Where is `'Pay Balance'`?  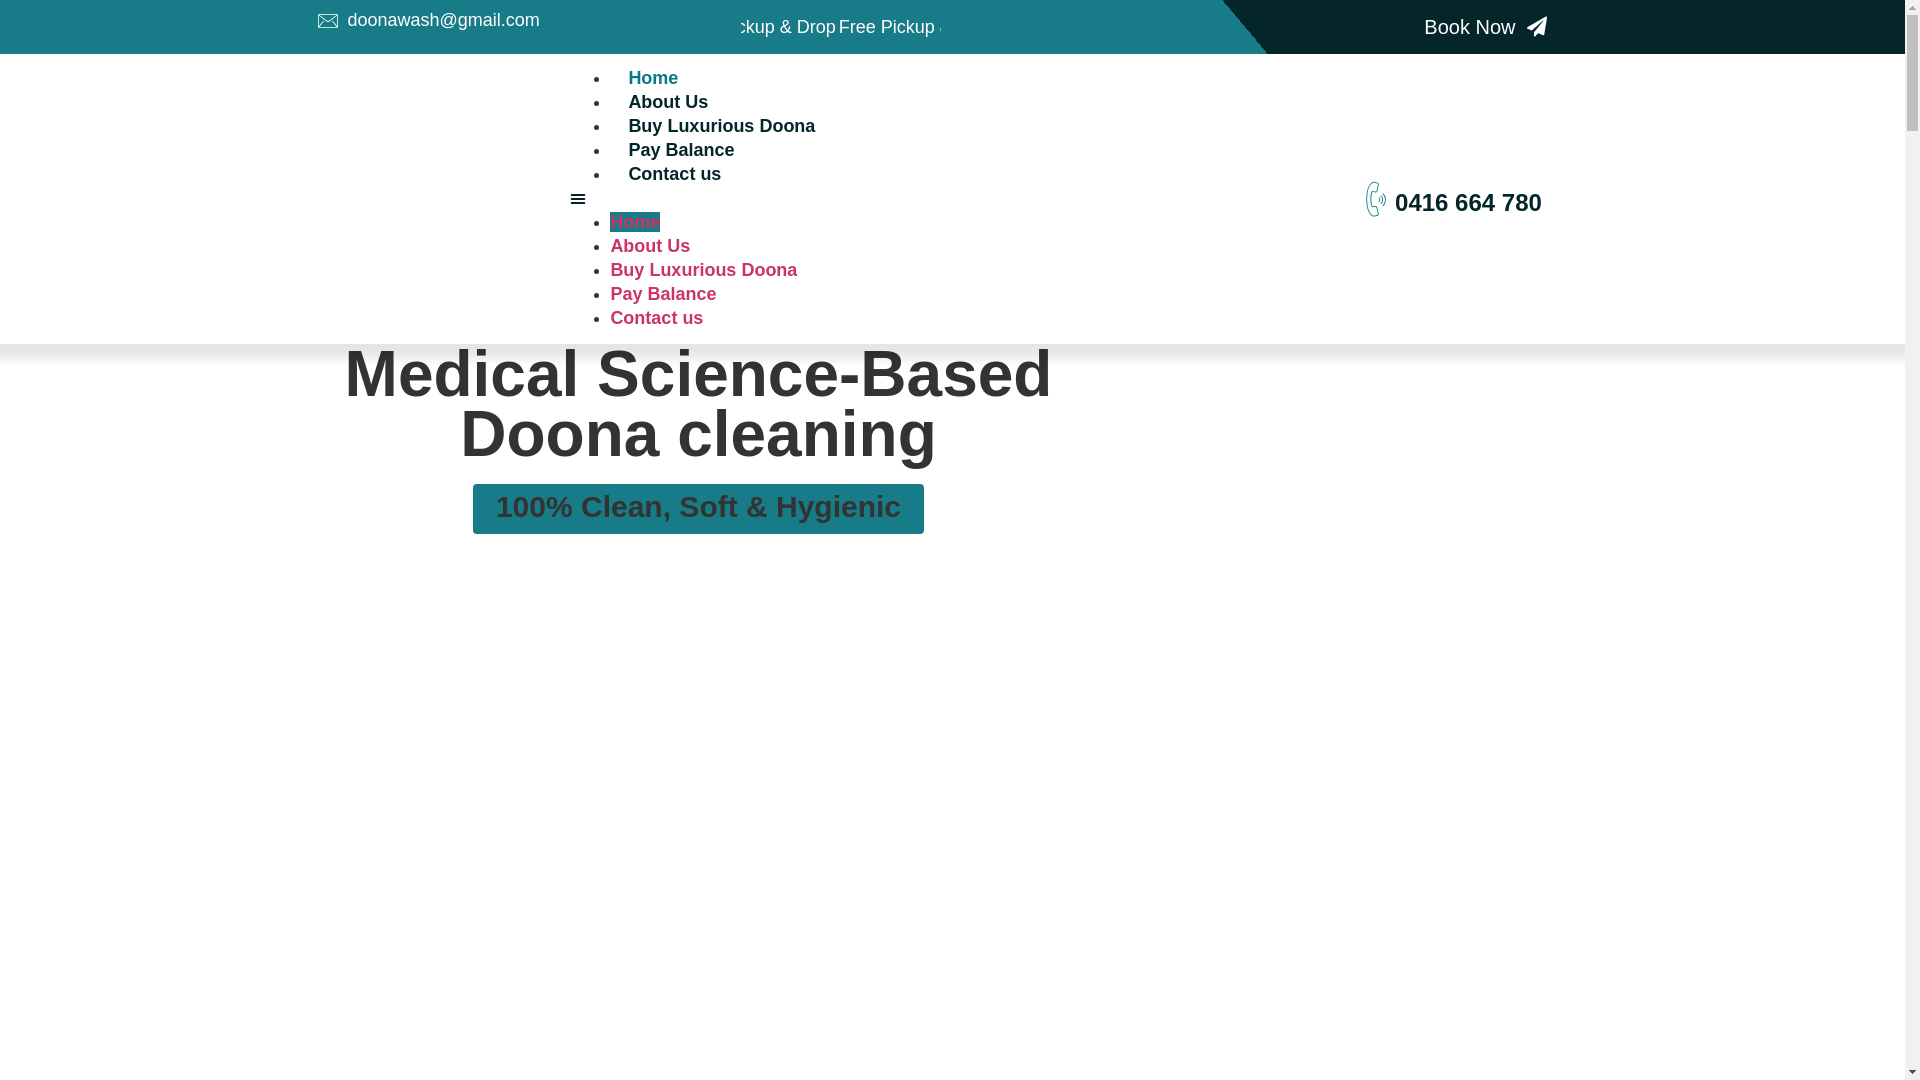
'Pay Balance' is located at coordinates (681, 149).